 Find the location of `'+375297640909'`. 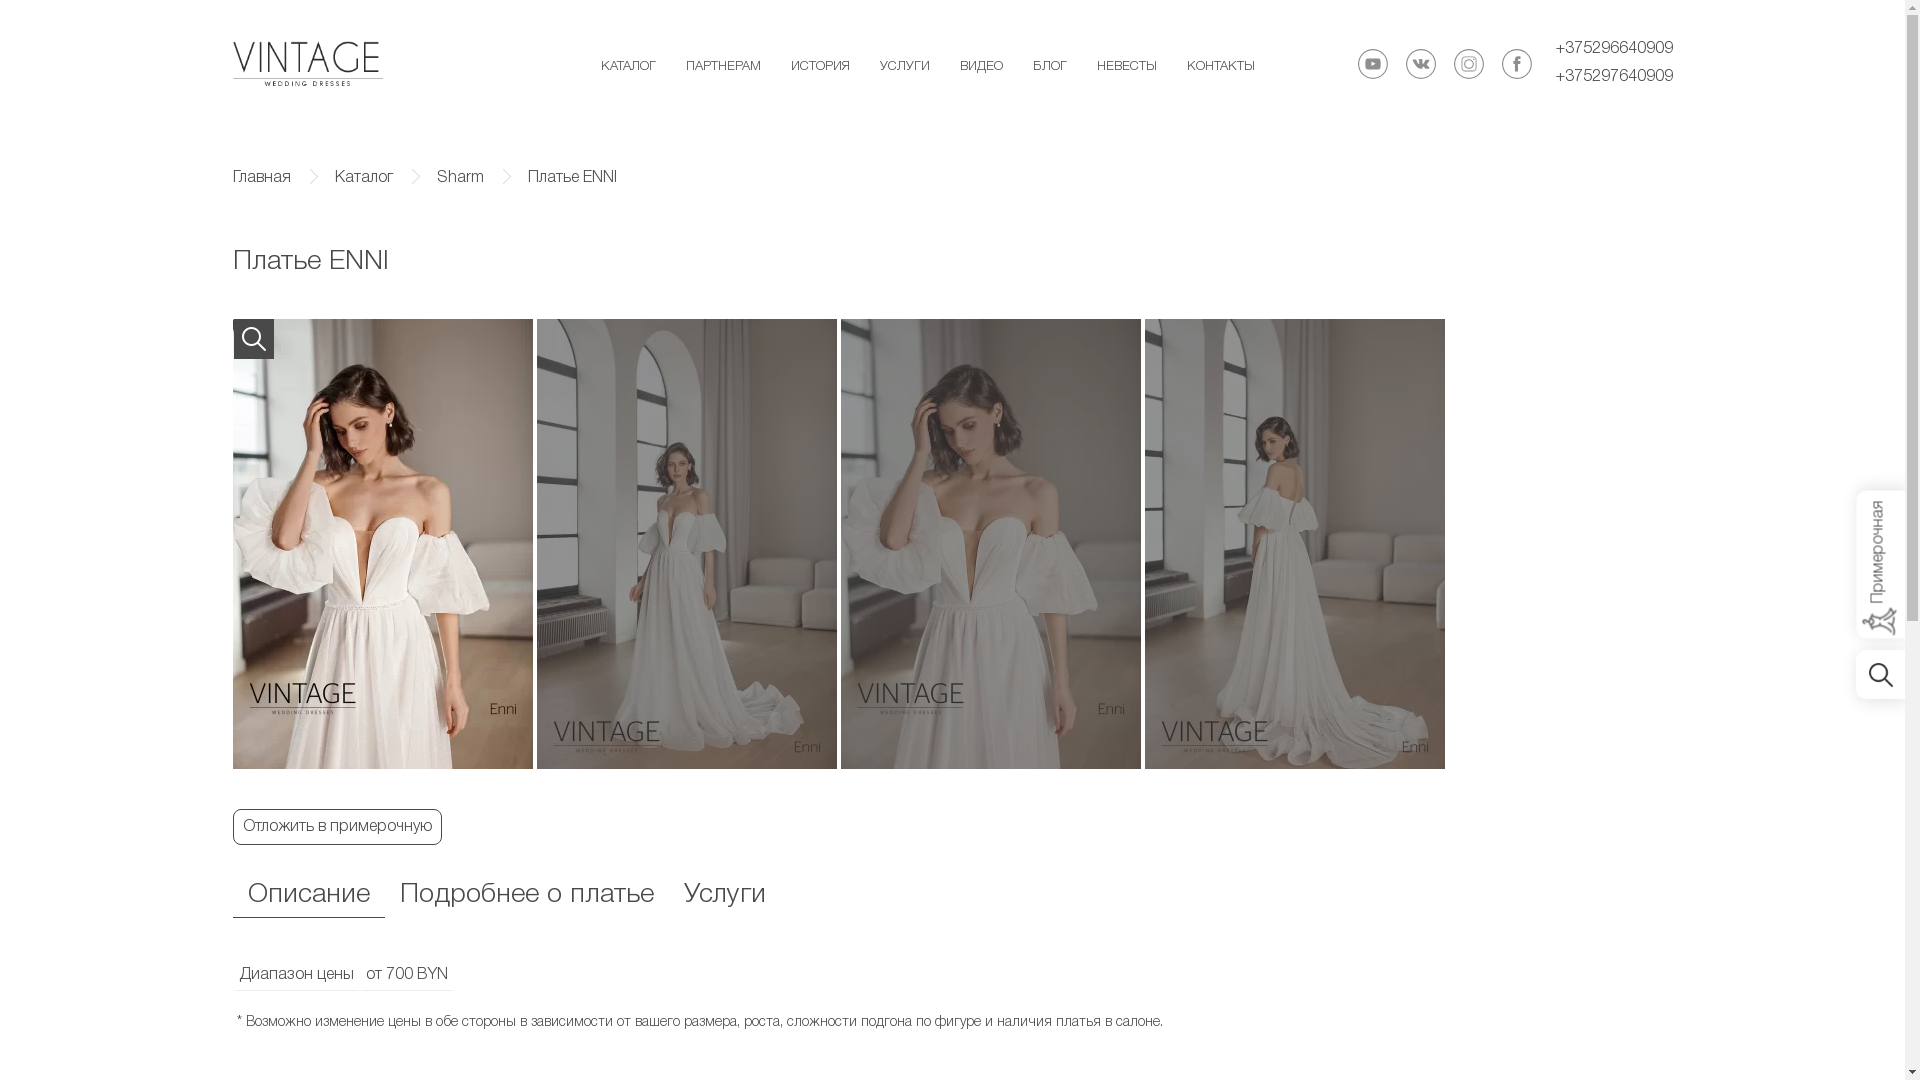

'+375297640909' is located at coordinates (1614, 76).